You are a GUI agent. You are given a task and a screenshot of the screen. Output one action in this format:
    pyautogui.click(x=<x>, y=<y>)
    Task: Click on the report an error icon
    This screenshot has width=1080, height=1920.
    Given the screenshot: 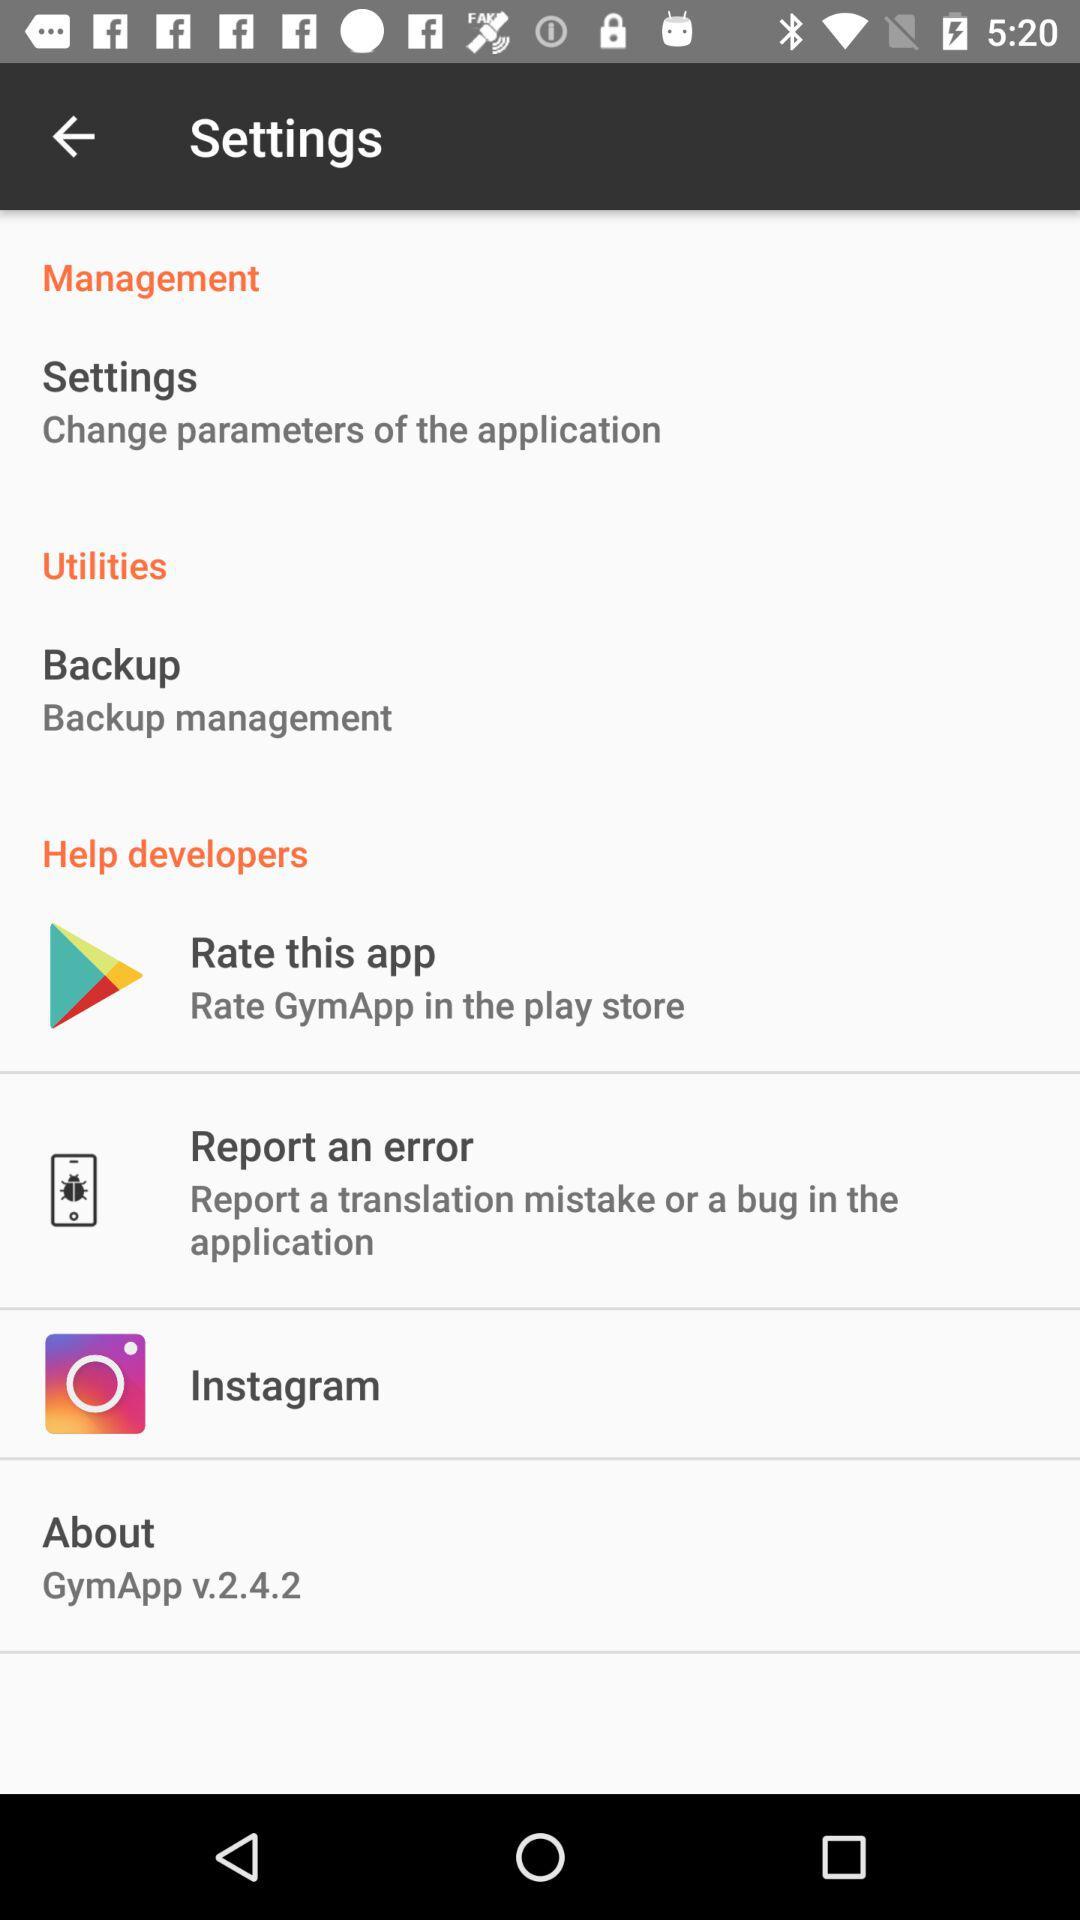 What is the action you would take?
    pyautogui.click(x=330, y=1144)
    